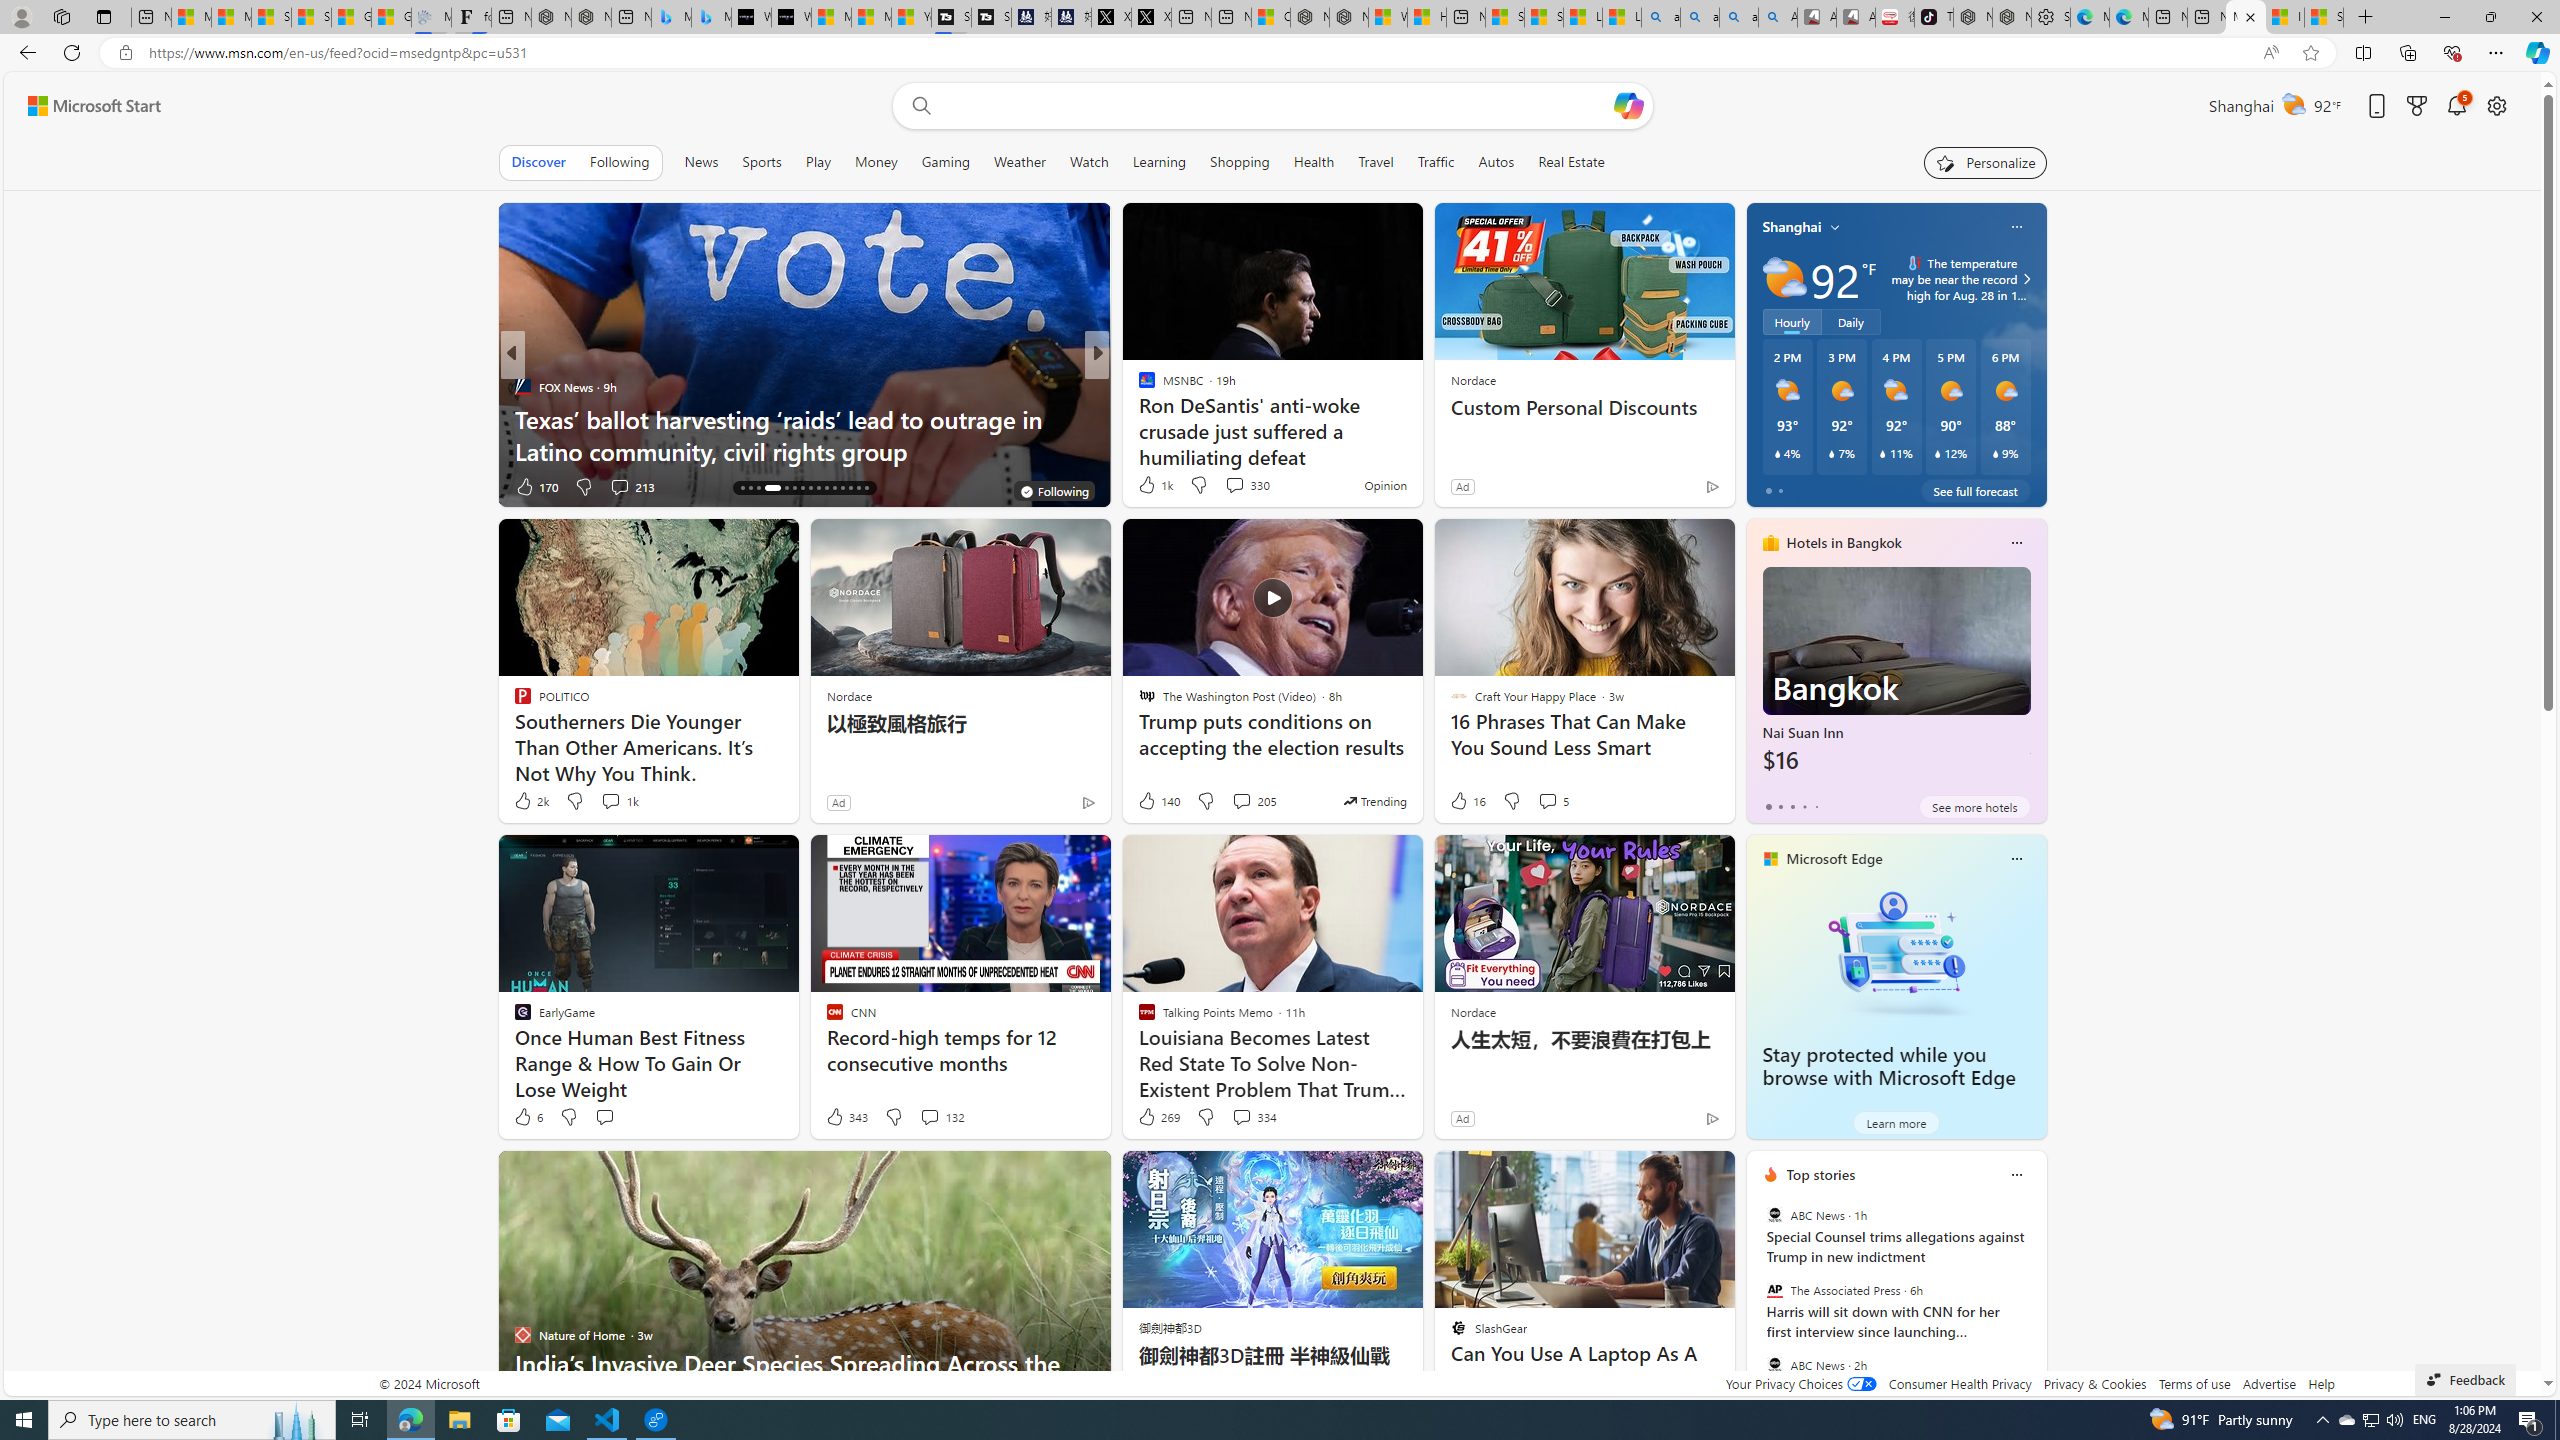 The image size is (2560, 1440). What do you see at coordinates (1466, 800) in the screenshot?
I see `'16 Like'` at bounding box center [1466, 800].